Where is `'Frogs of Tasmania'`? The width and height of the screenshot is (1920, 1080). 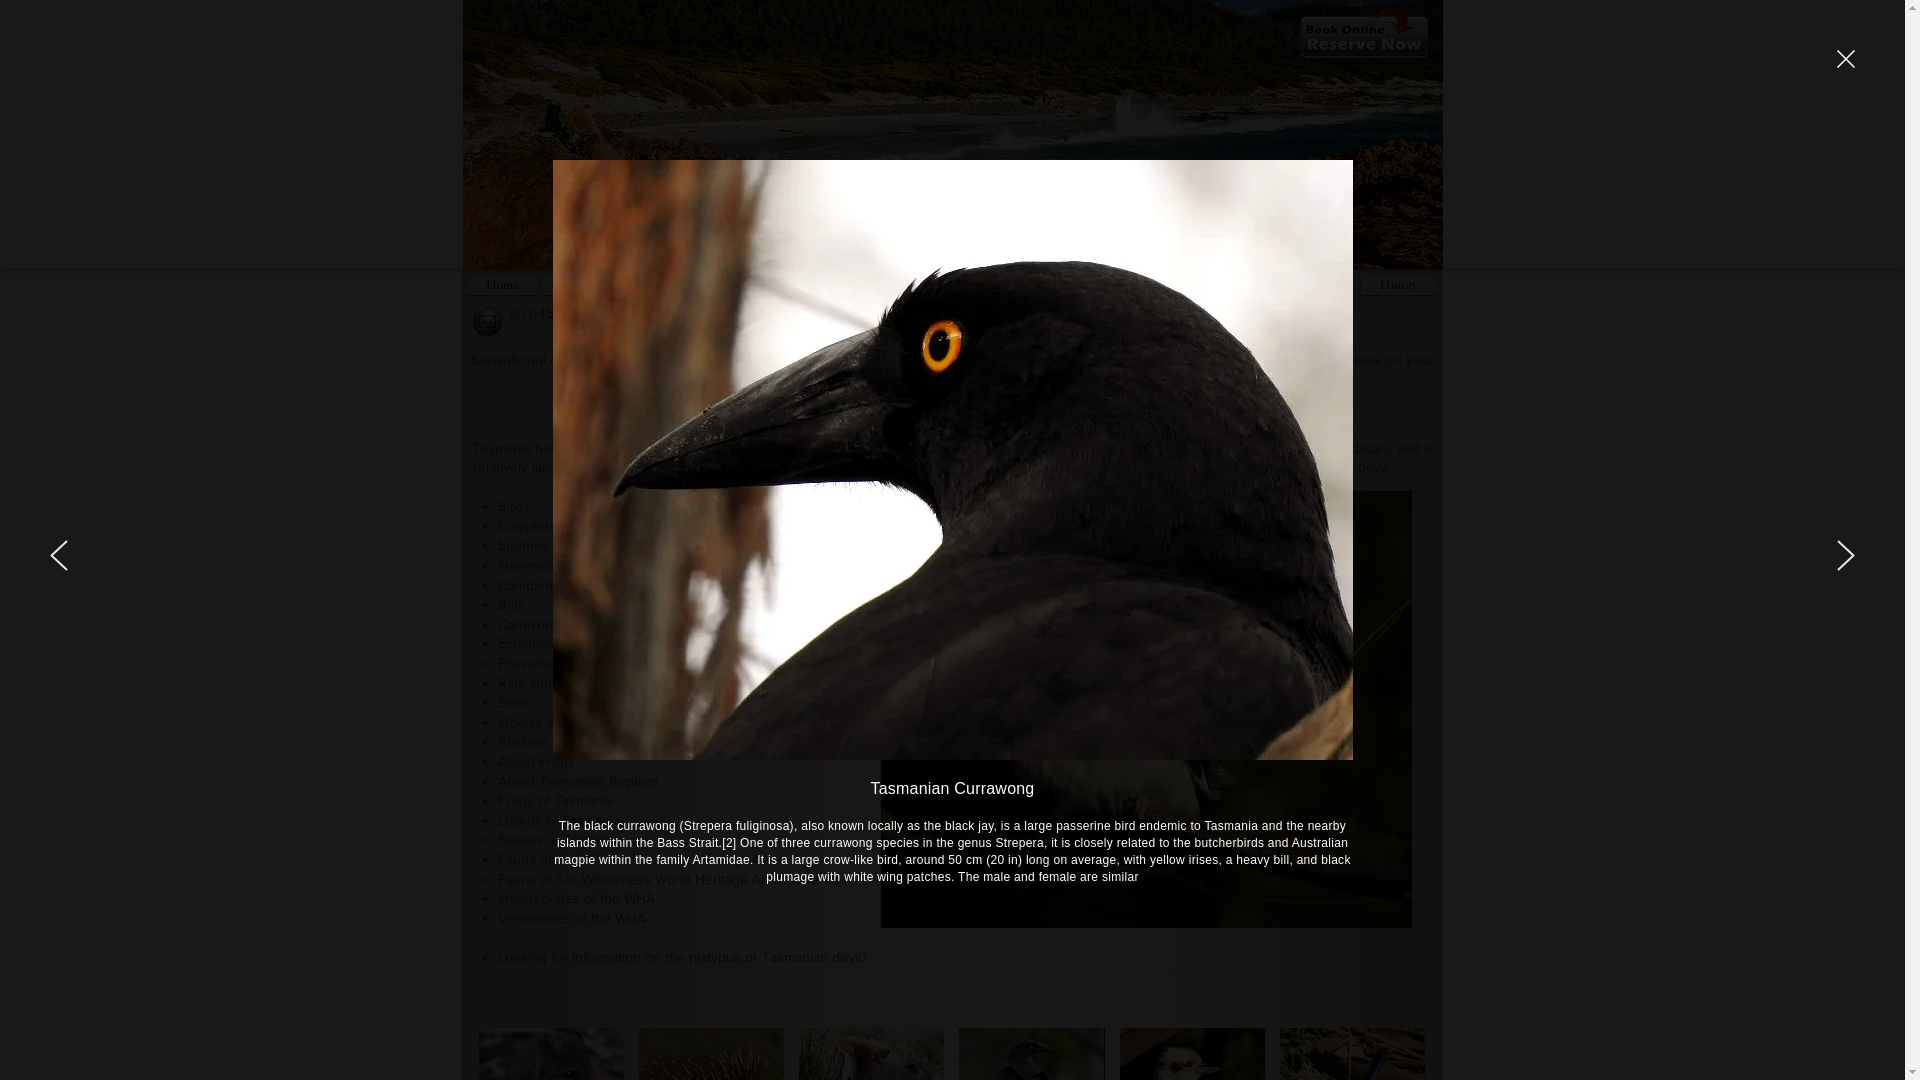 'Frogs of Tasmania' is located at coordinates (555, 798).